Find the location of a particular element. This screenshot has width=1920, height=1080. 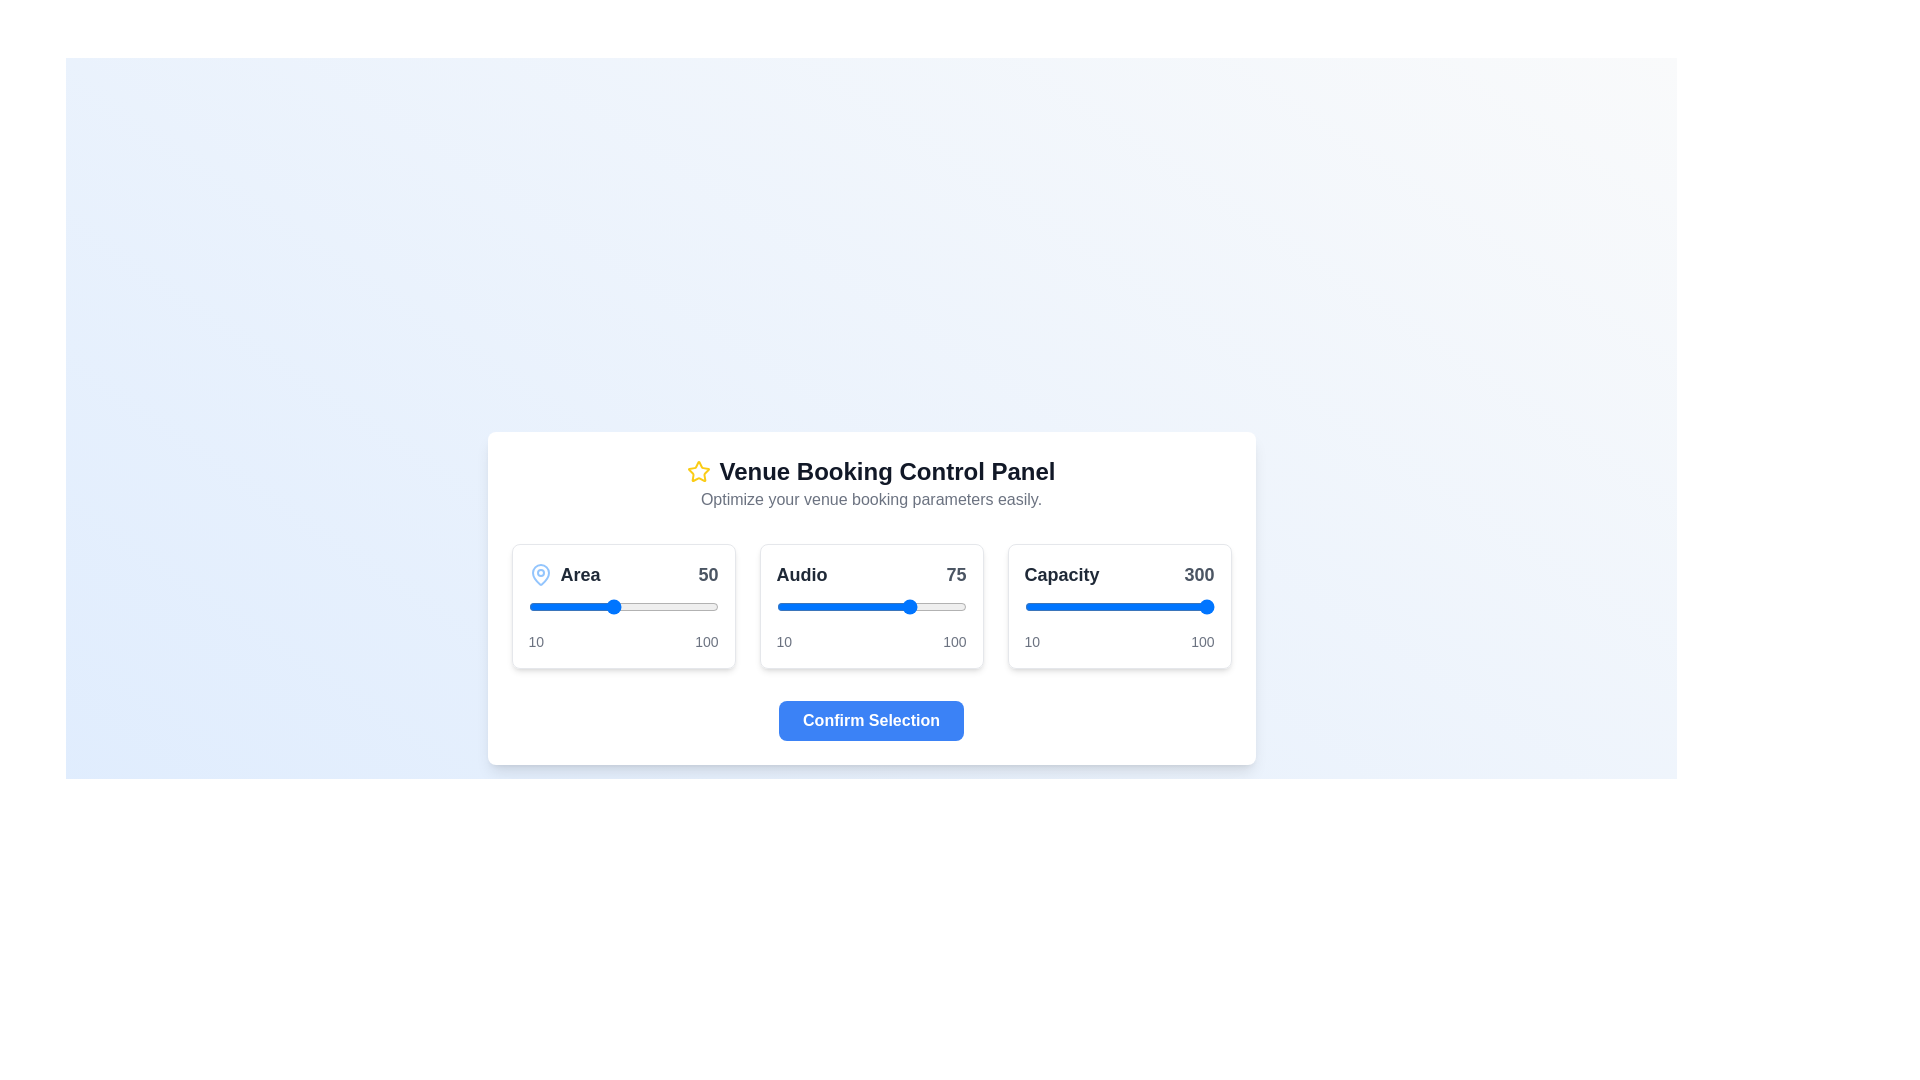

the Area slider is located at coordinates (532, 605).